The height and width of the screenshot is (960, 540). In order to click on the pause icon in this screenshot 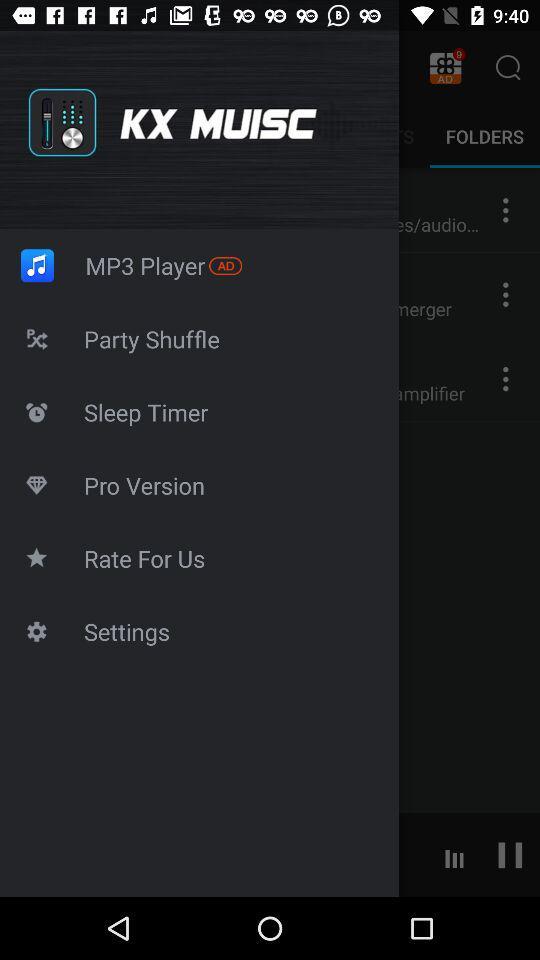, I will do `click(510, 853)`.